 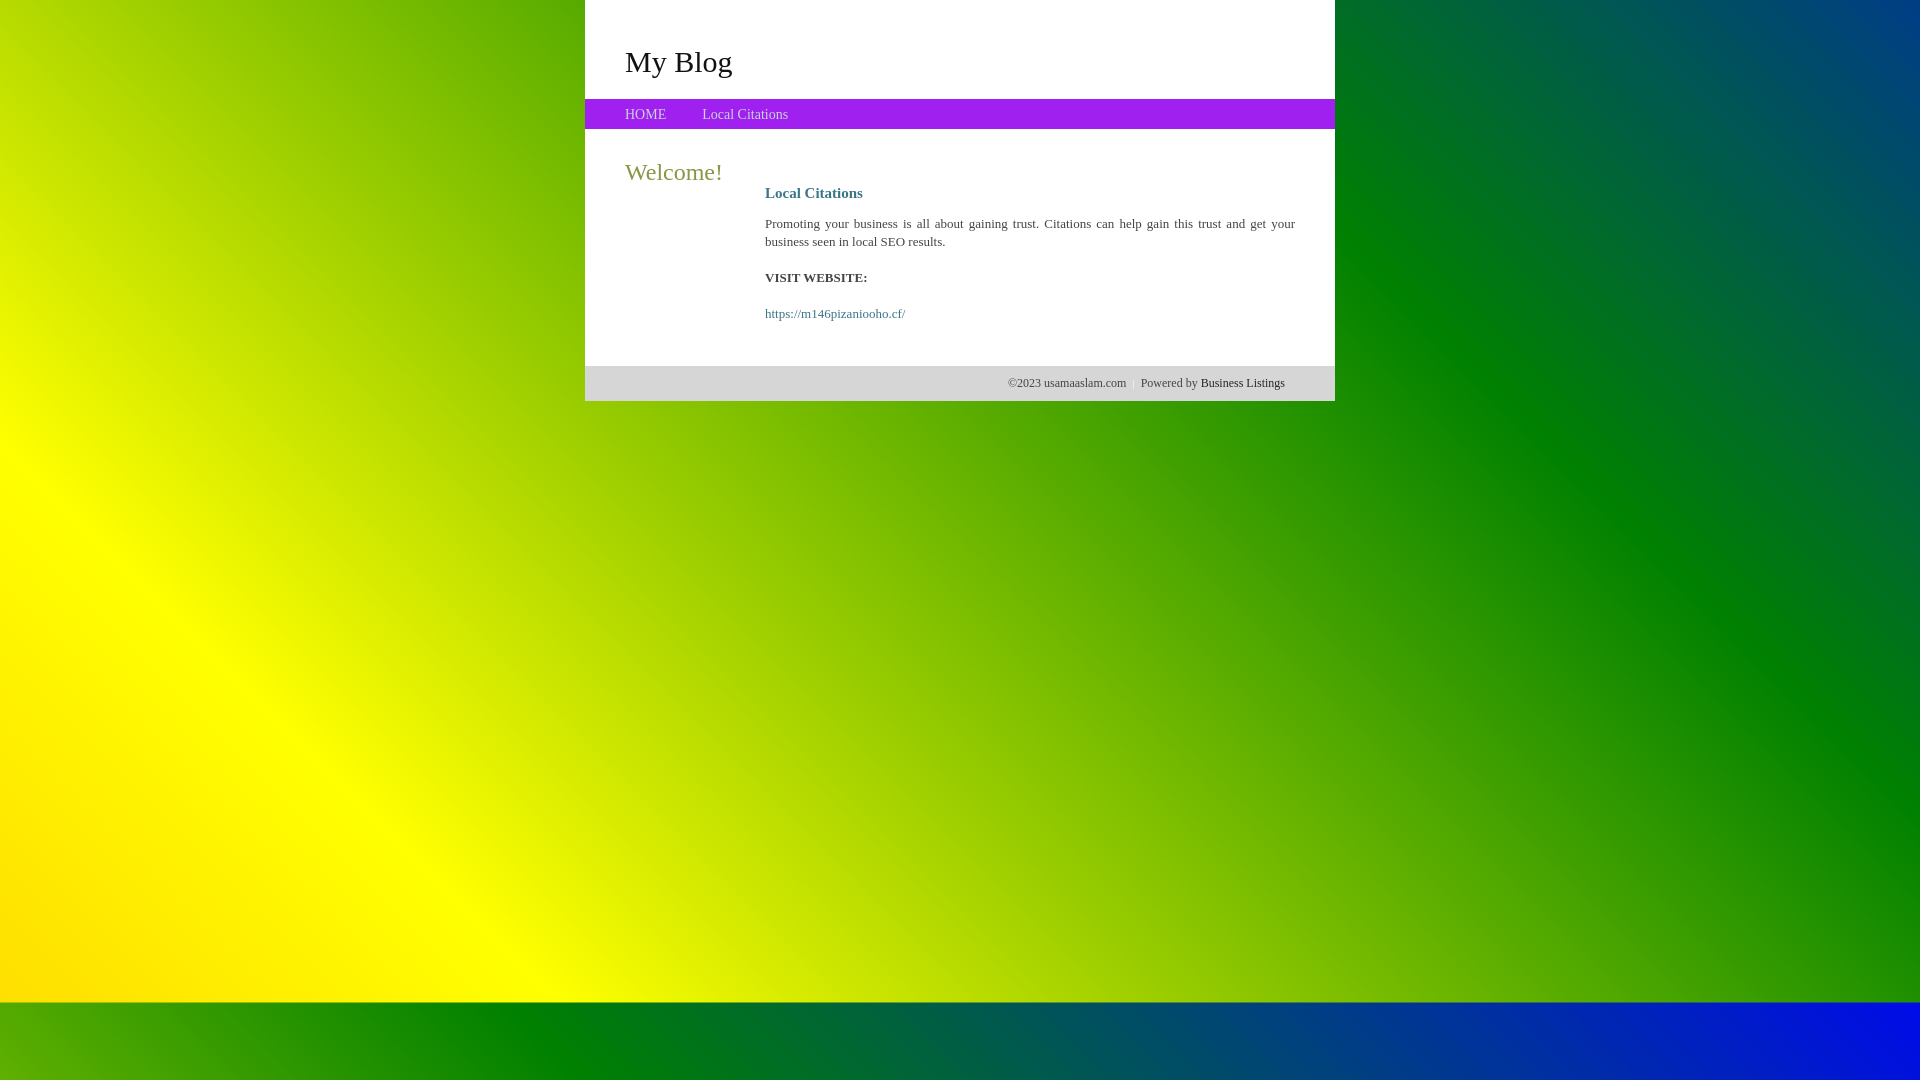 I want to click on 'https://m146pizaniooho.cf/', so click(x=763, y=313).